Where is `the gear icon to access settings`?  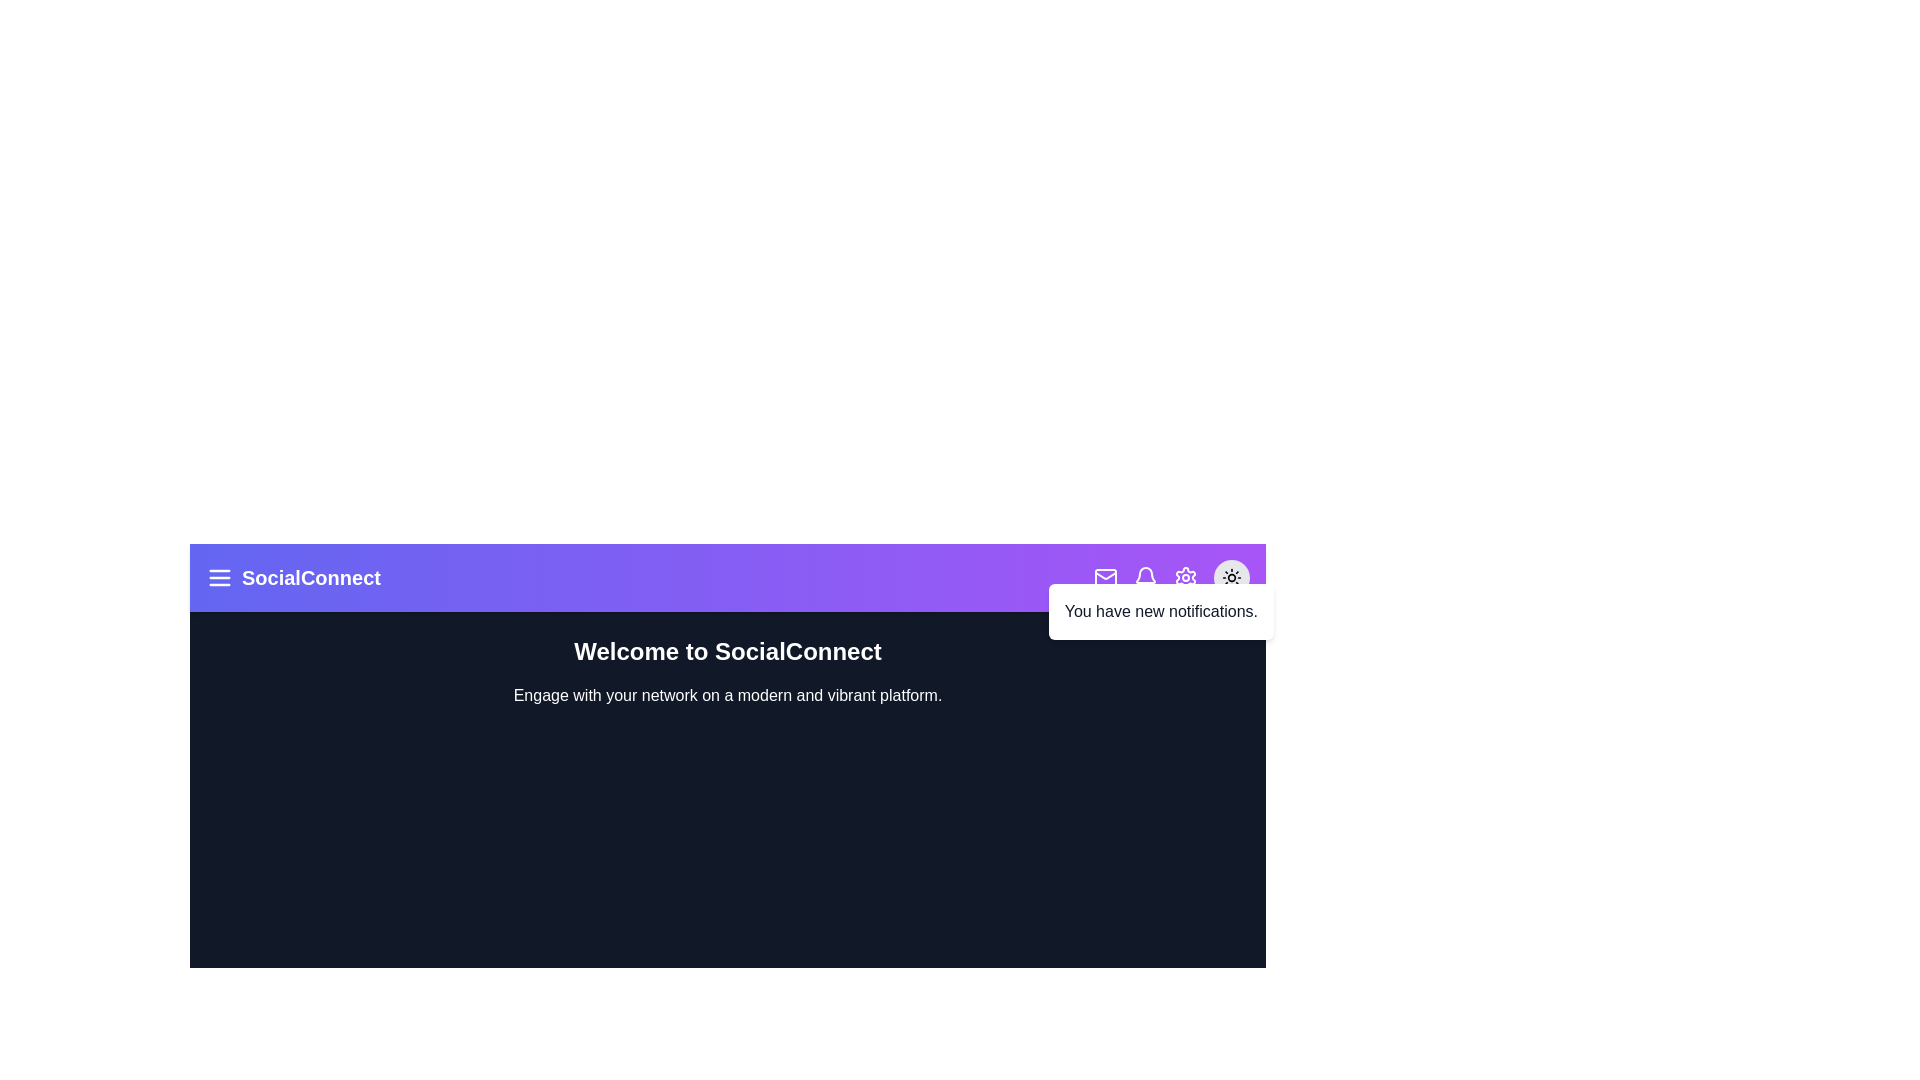
the gear icon to access settings is located at coordinates (1185, 578).